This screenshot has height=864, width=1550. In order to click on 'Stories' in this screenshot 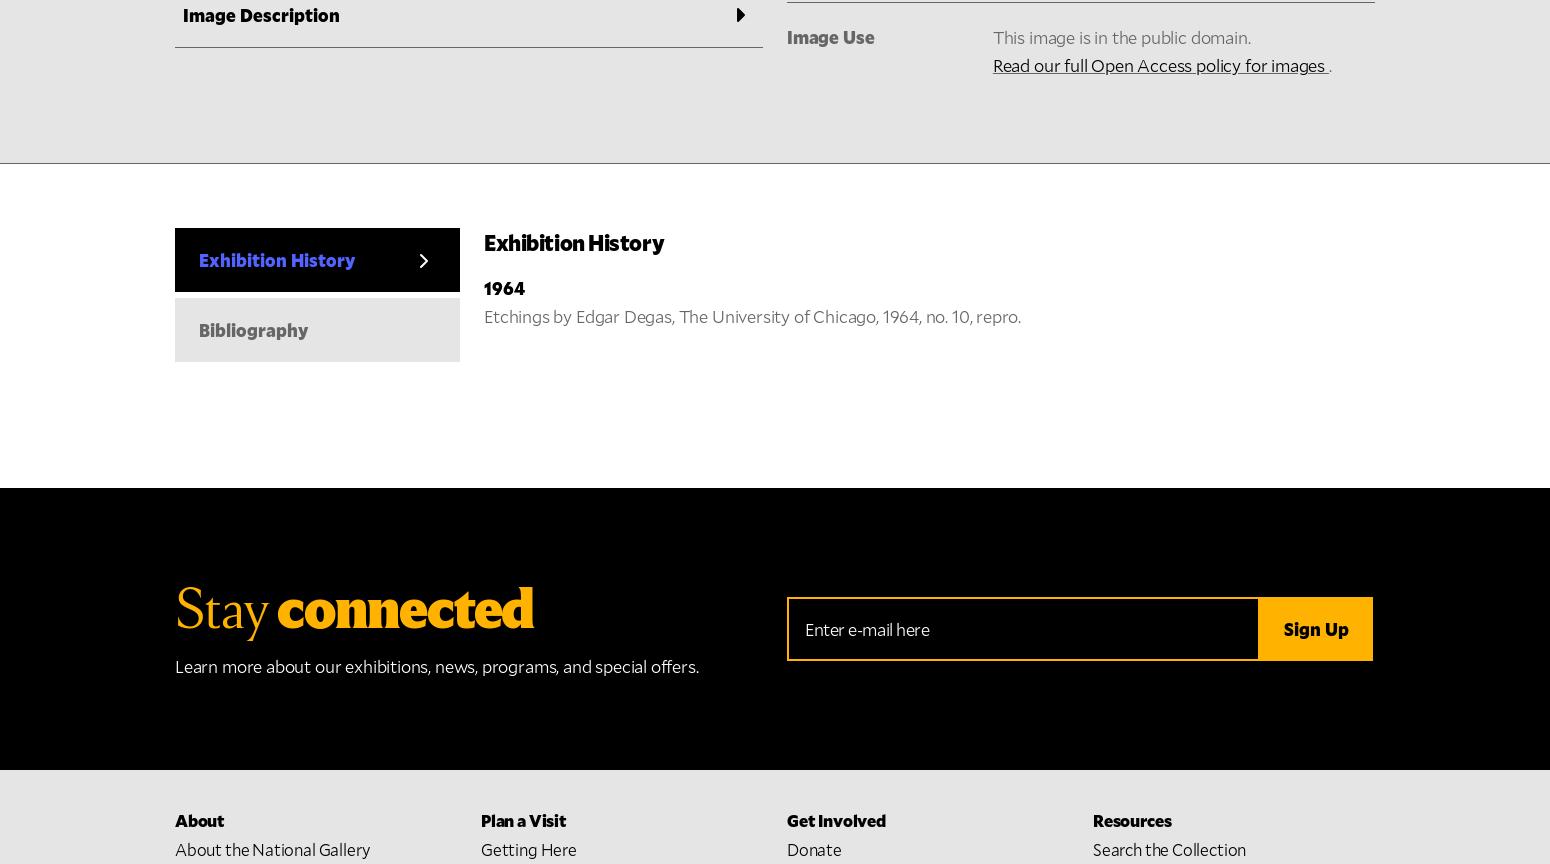, I will do `click(199, 301)`.